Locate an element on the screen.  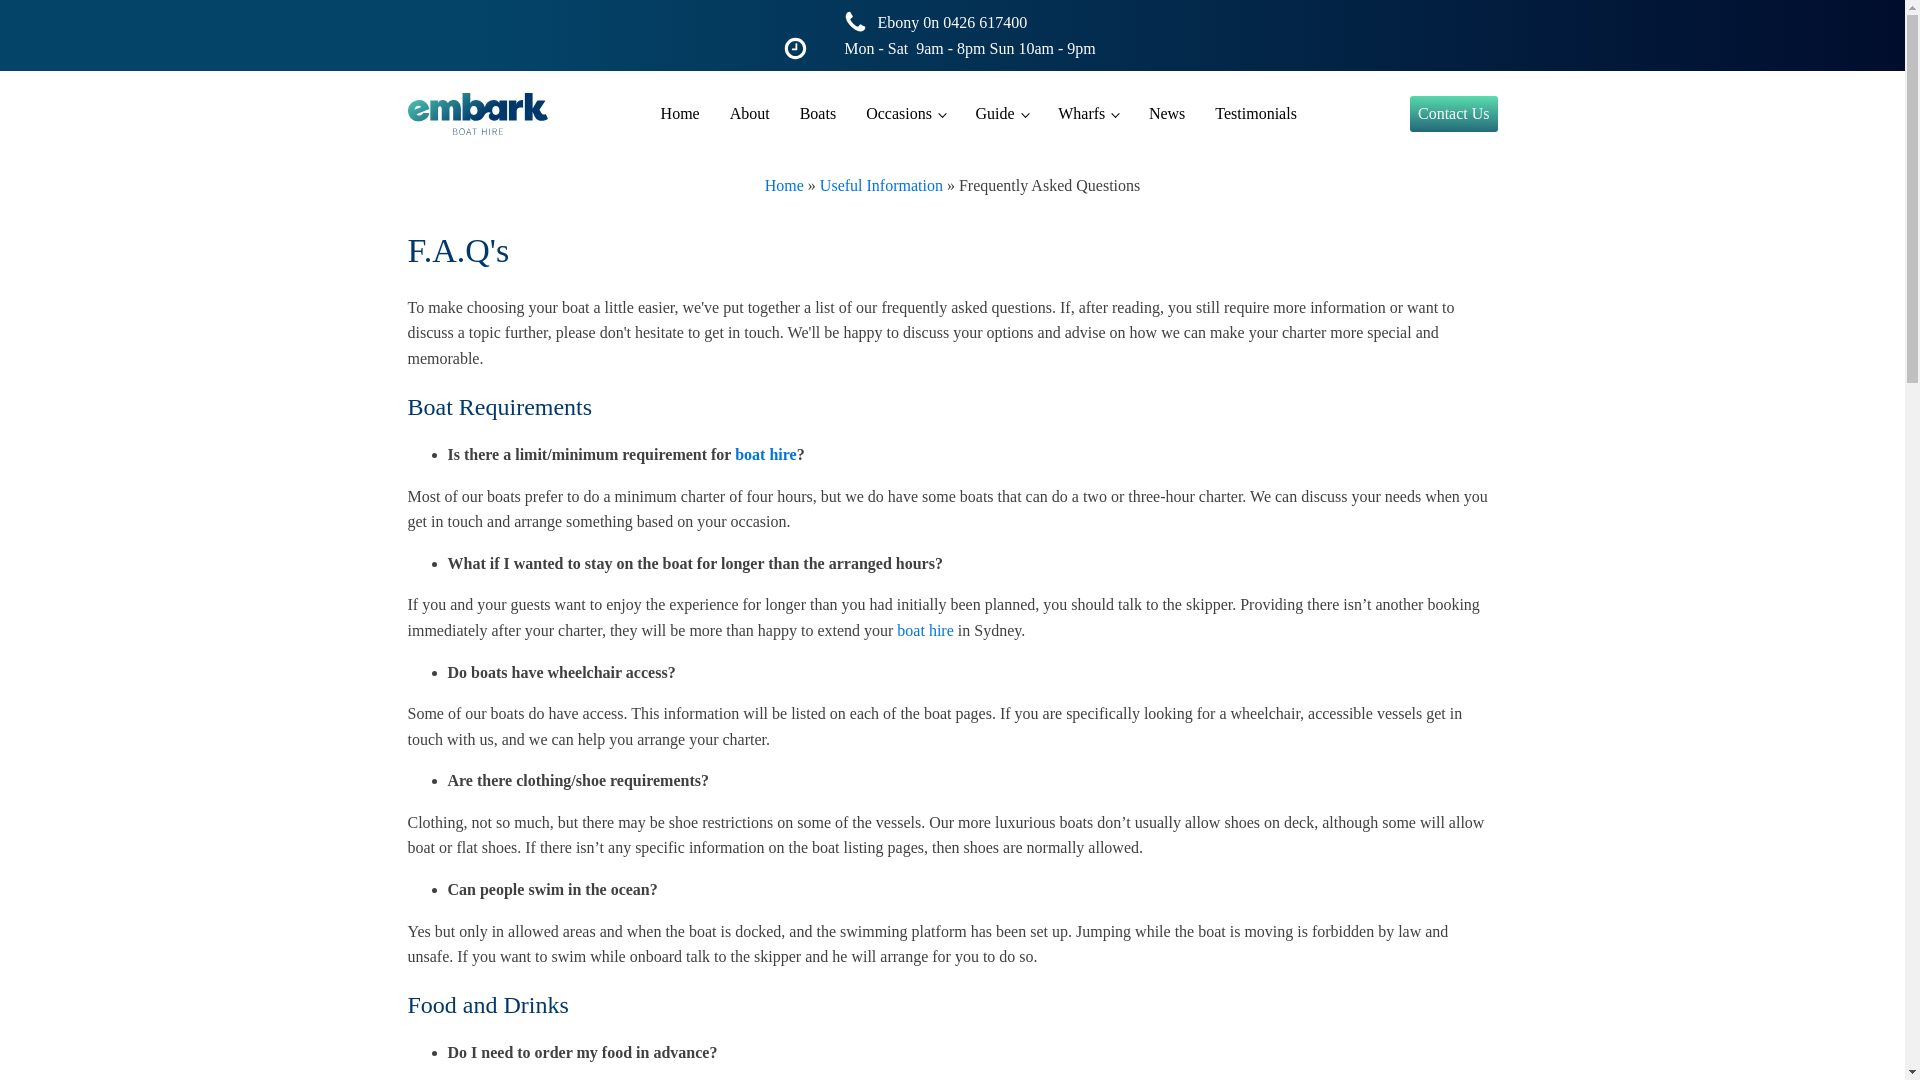
'boat hire' is located at coordinates (733, 454).